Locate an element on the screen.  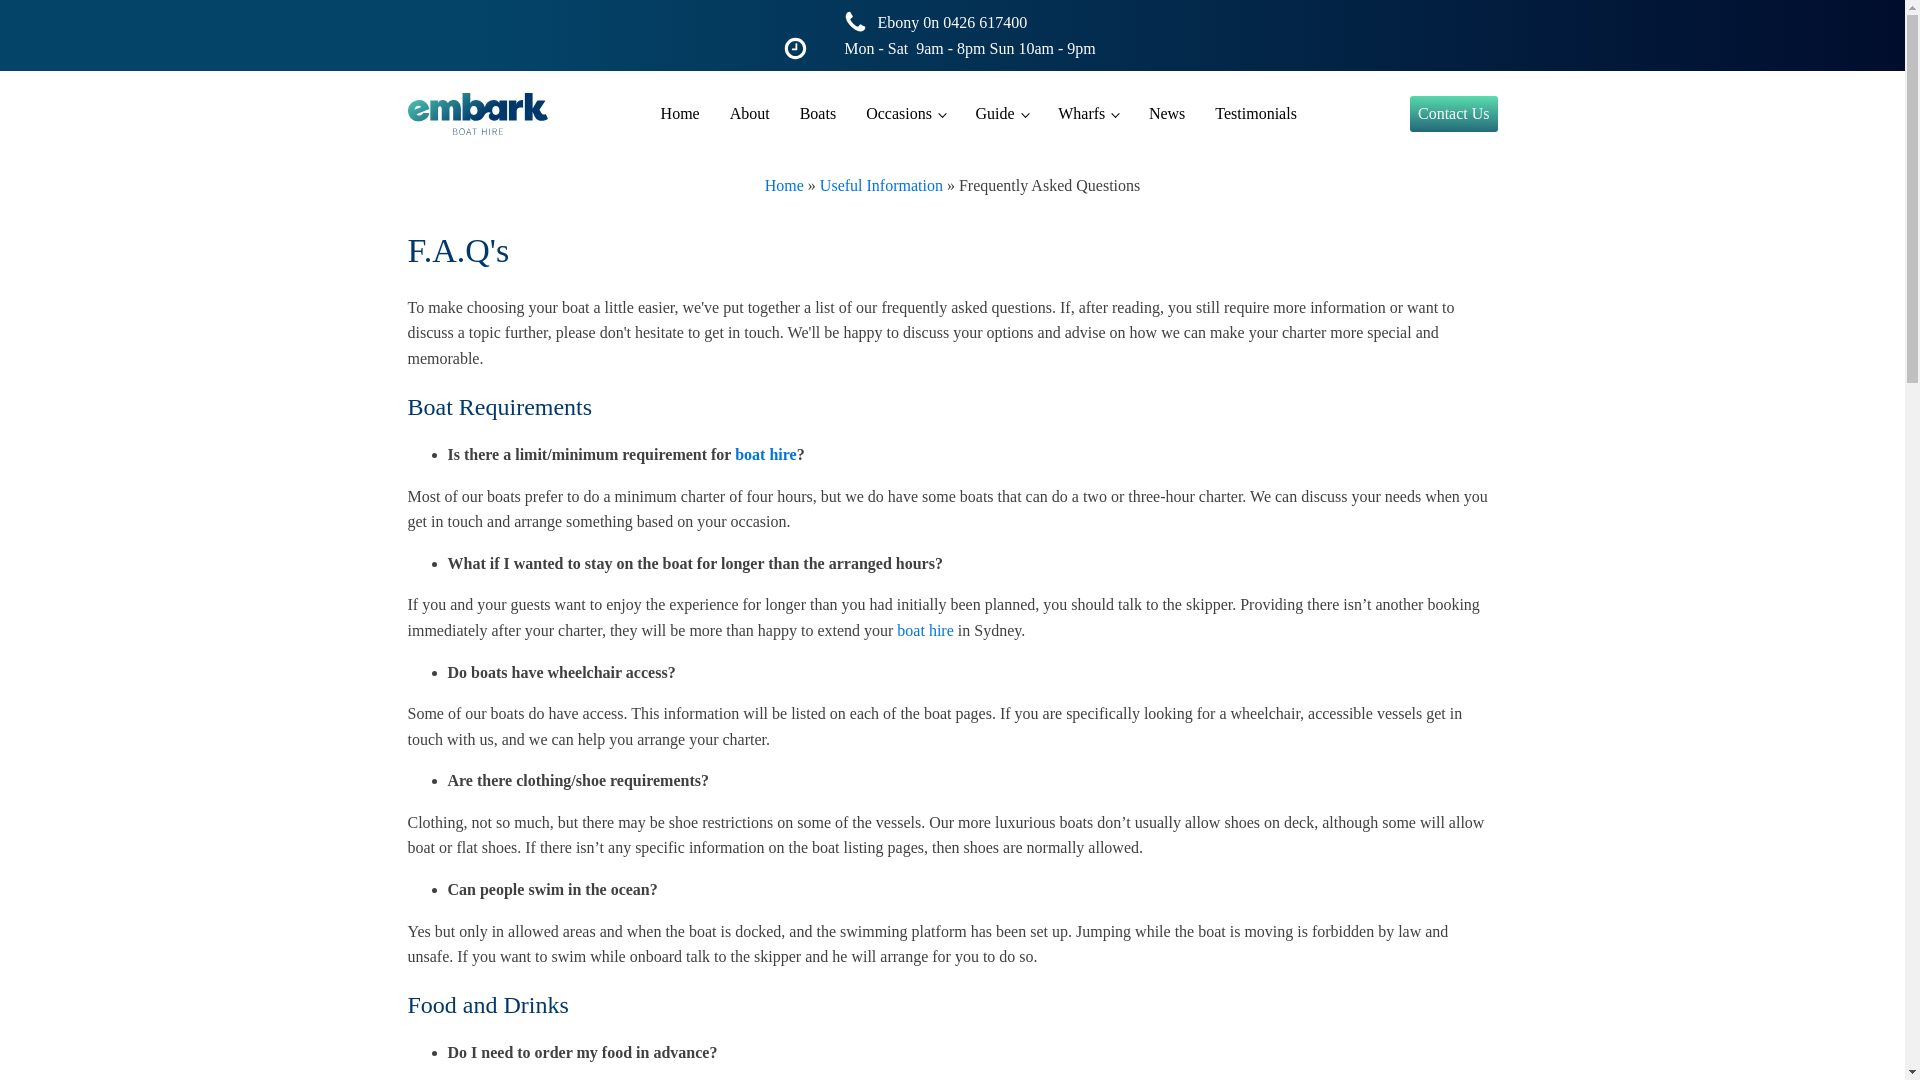
'boat hire' is located at coordinates (733, 454).